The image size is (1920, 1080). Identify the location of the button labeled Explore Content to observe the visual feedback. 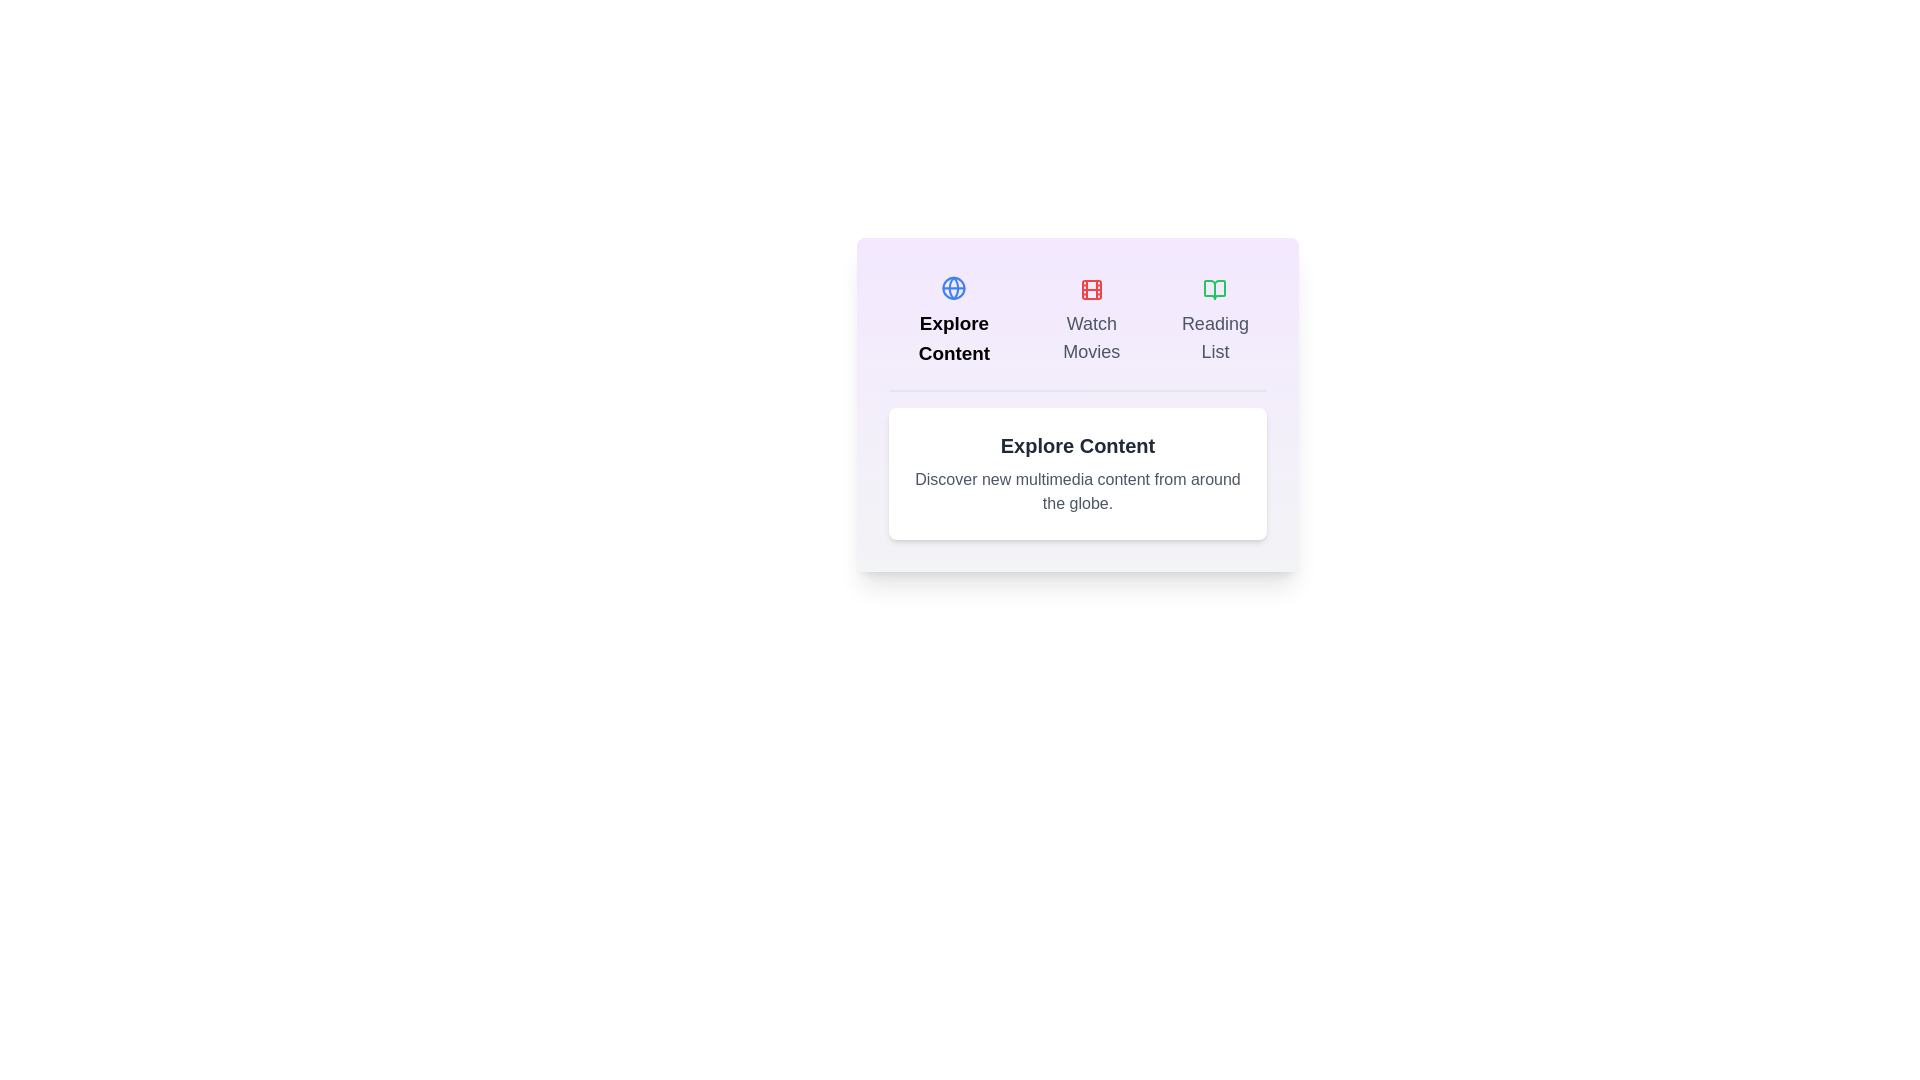
(953, 320).